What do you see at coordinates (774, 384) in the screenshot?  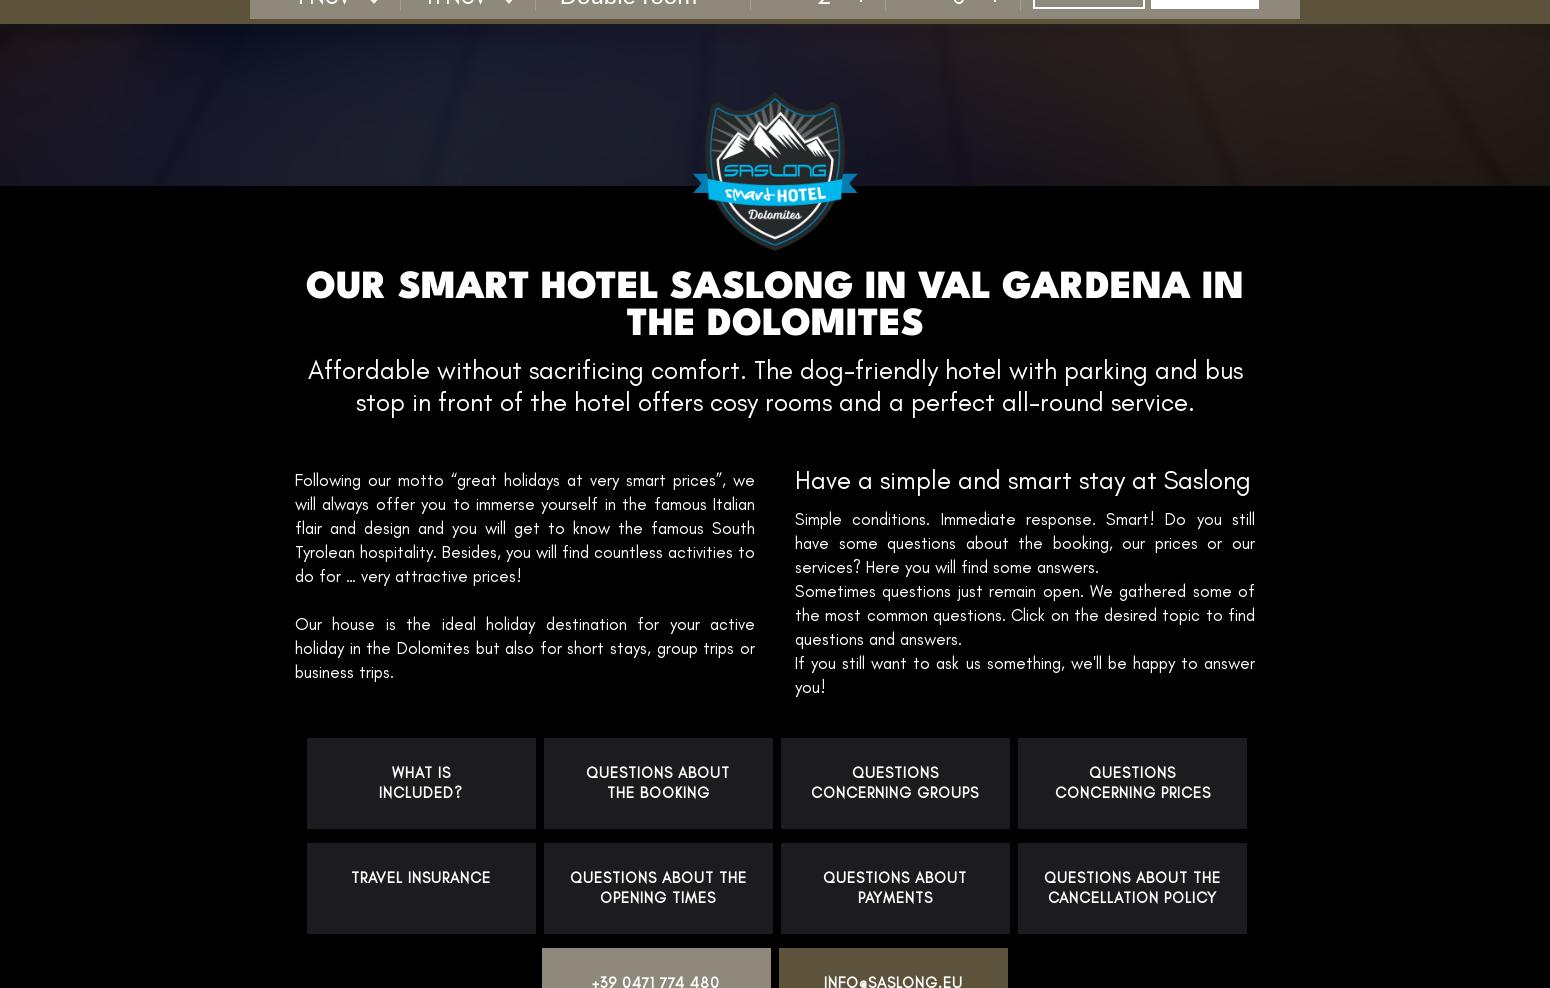 I see `'Affordable without sacrificing comfort. The dog-friendly hotel with parking and bus stop in front of the hotel offers cosy rooms and a perfect all-round service.'` at bounding box center [774, 384].